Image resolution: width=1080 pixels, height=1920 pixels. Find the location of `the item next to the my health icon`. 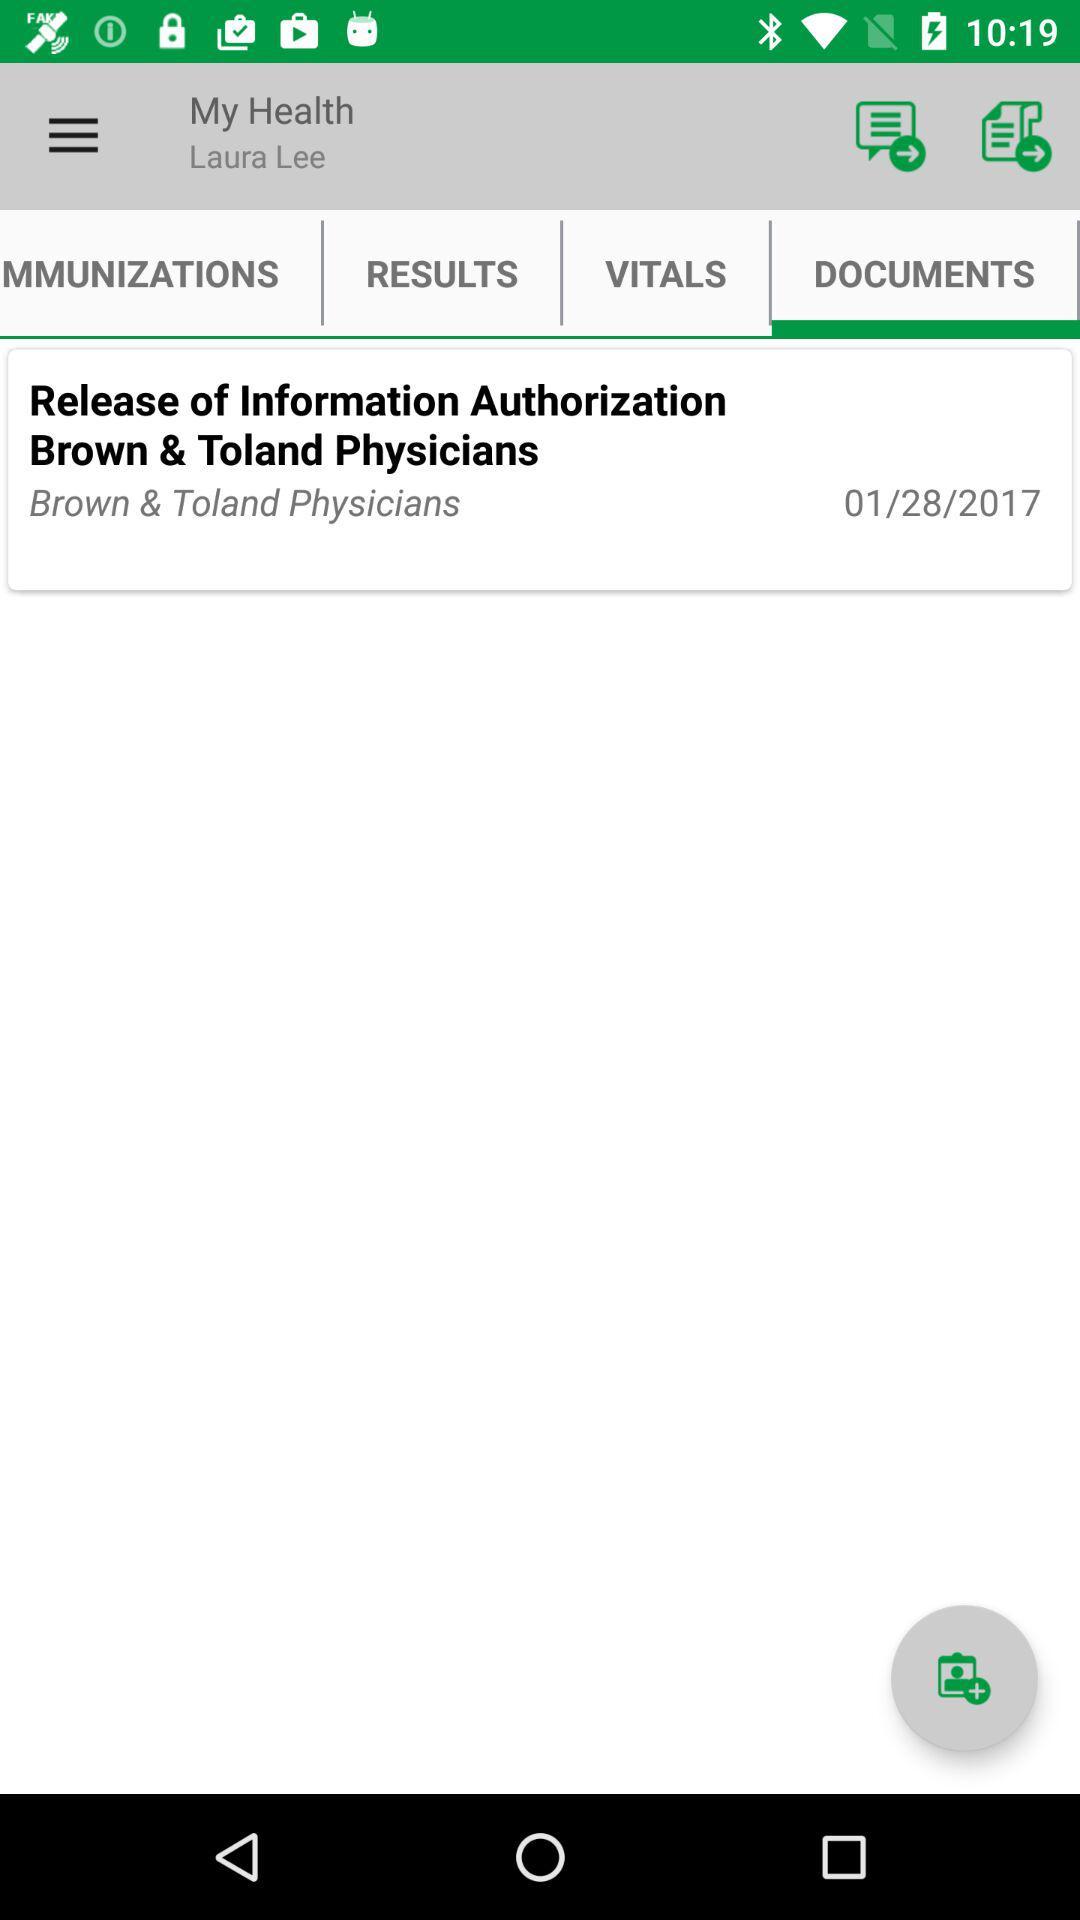

the item next to the my health icon is located at coordinates (890, 135).